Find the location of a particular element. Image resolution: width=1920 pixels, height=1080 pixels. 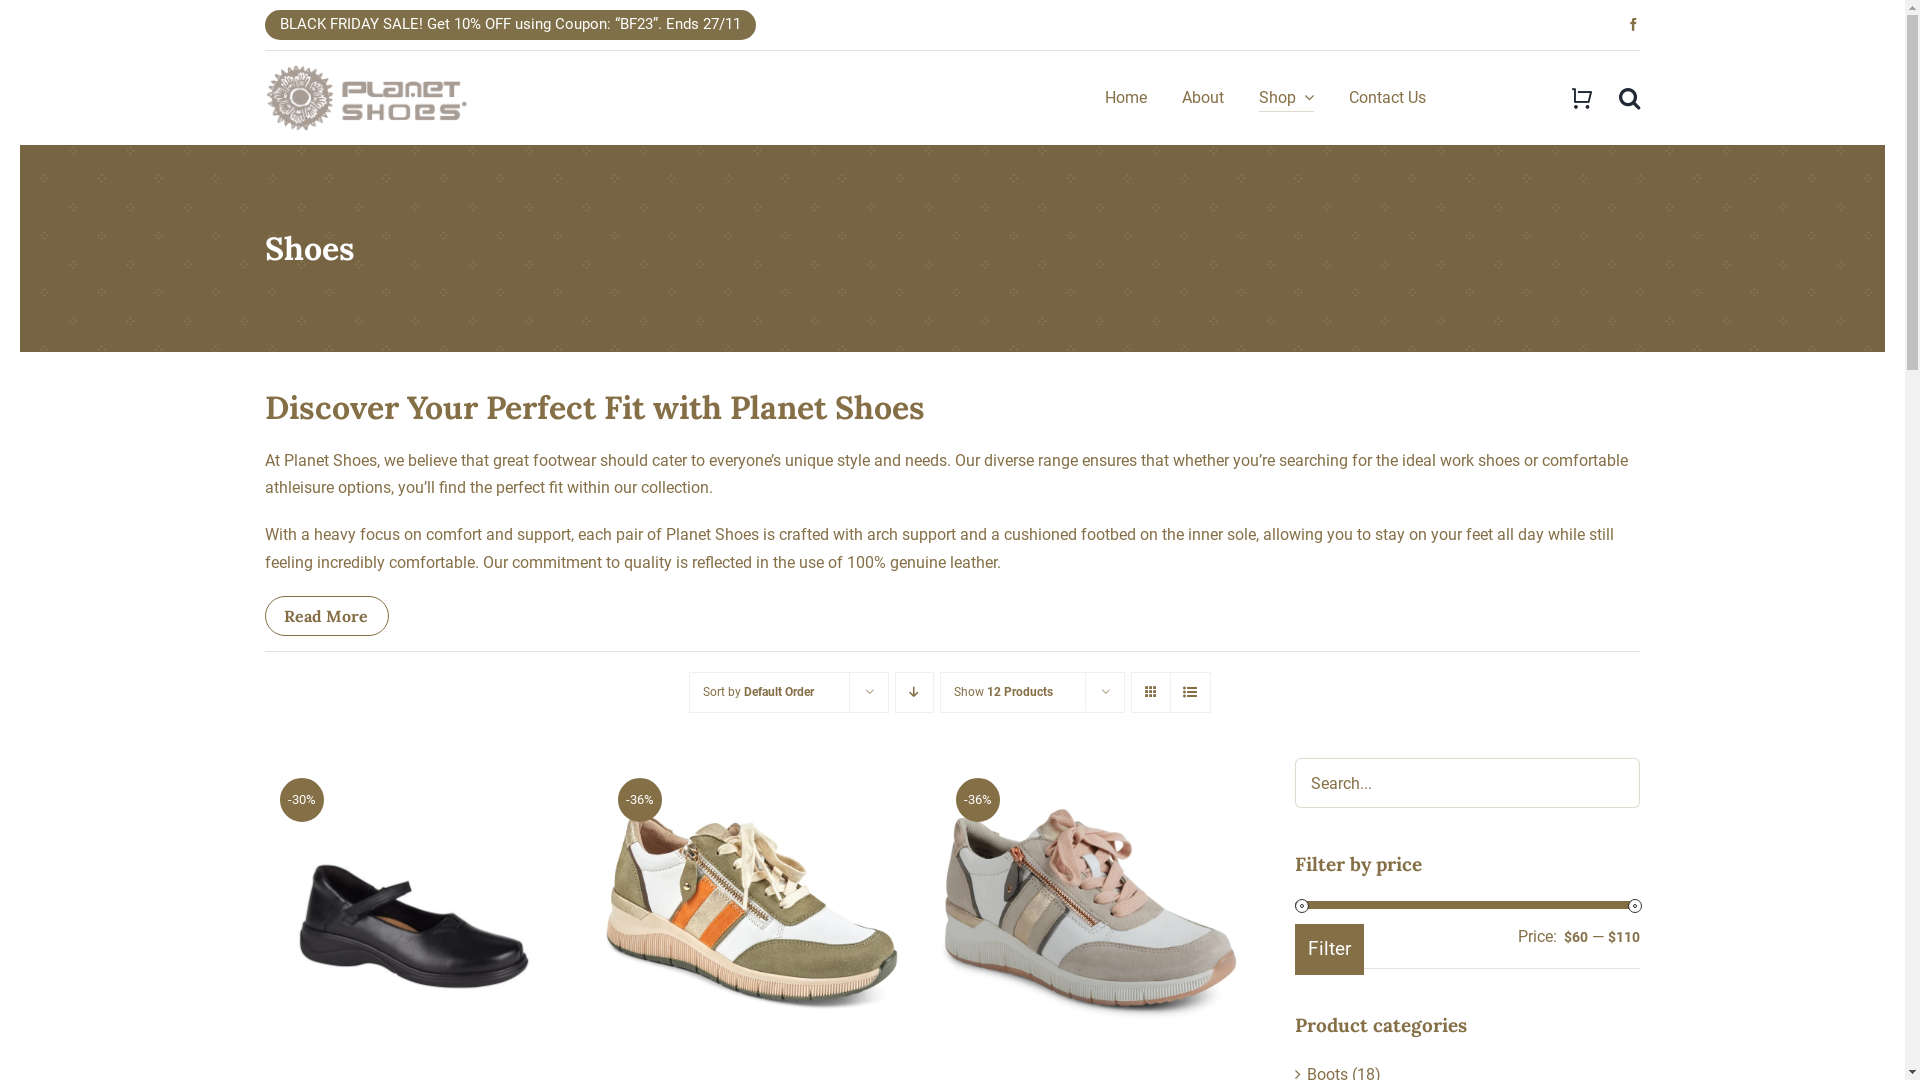

'Facebook' is located at coordinates (1633, 24).